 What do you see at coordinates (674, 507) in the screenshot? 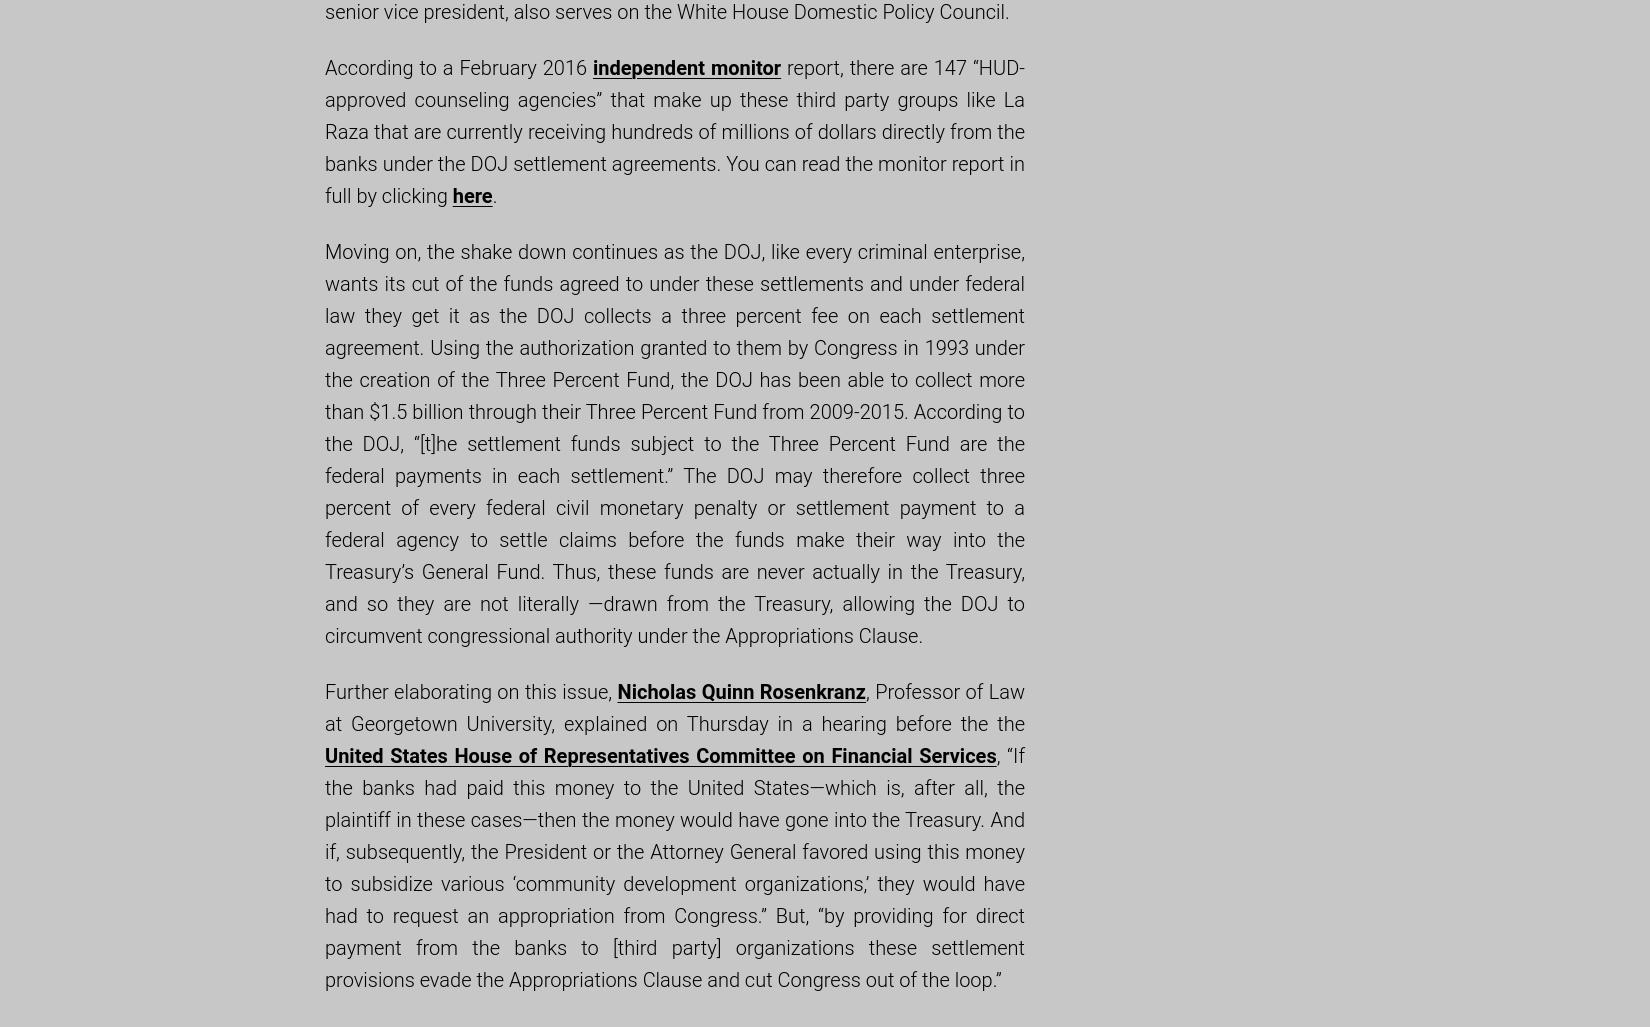
I see `'the DOJ has been able to collect more than $1.5 billion through their Three Percent Fund from 2009-2015. According to the DOJ, “[t]he settlement funds subject to the Three Percent Fund are the federal payments in each settlement.” The DOJ may therefore collect three percent of every federal civil monetary penalty or settlement payment to a federal agency to settle claims before the funds make their way into the Treasury’s General Fund. Thus, these funds are never actually in the Treasury, and so they are not literally ―drawn from the Treasury, allowing the DOJ to circumvent congressional authority under the Appropriations Clause.'` at bounding box center [674, 507].